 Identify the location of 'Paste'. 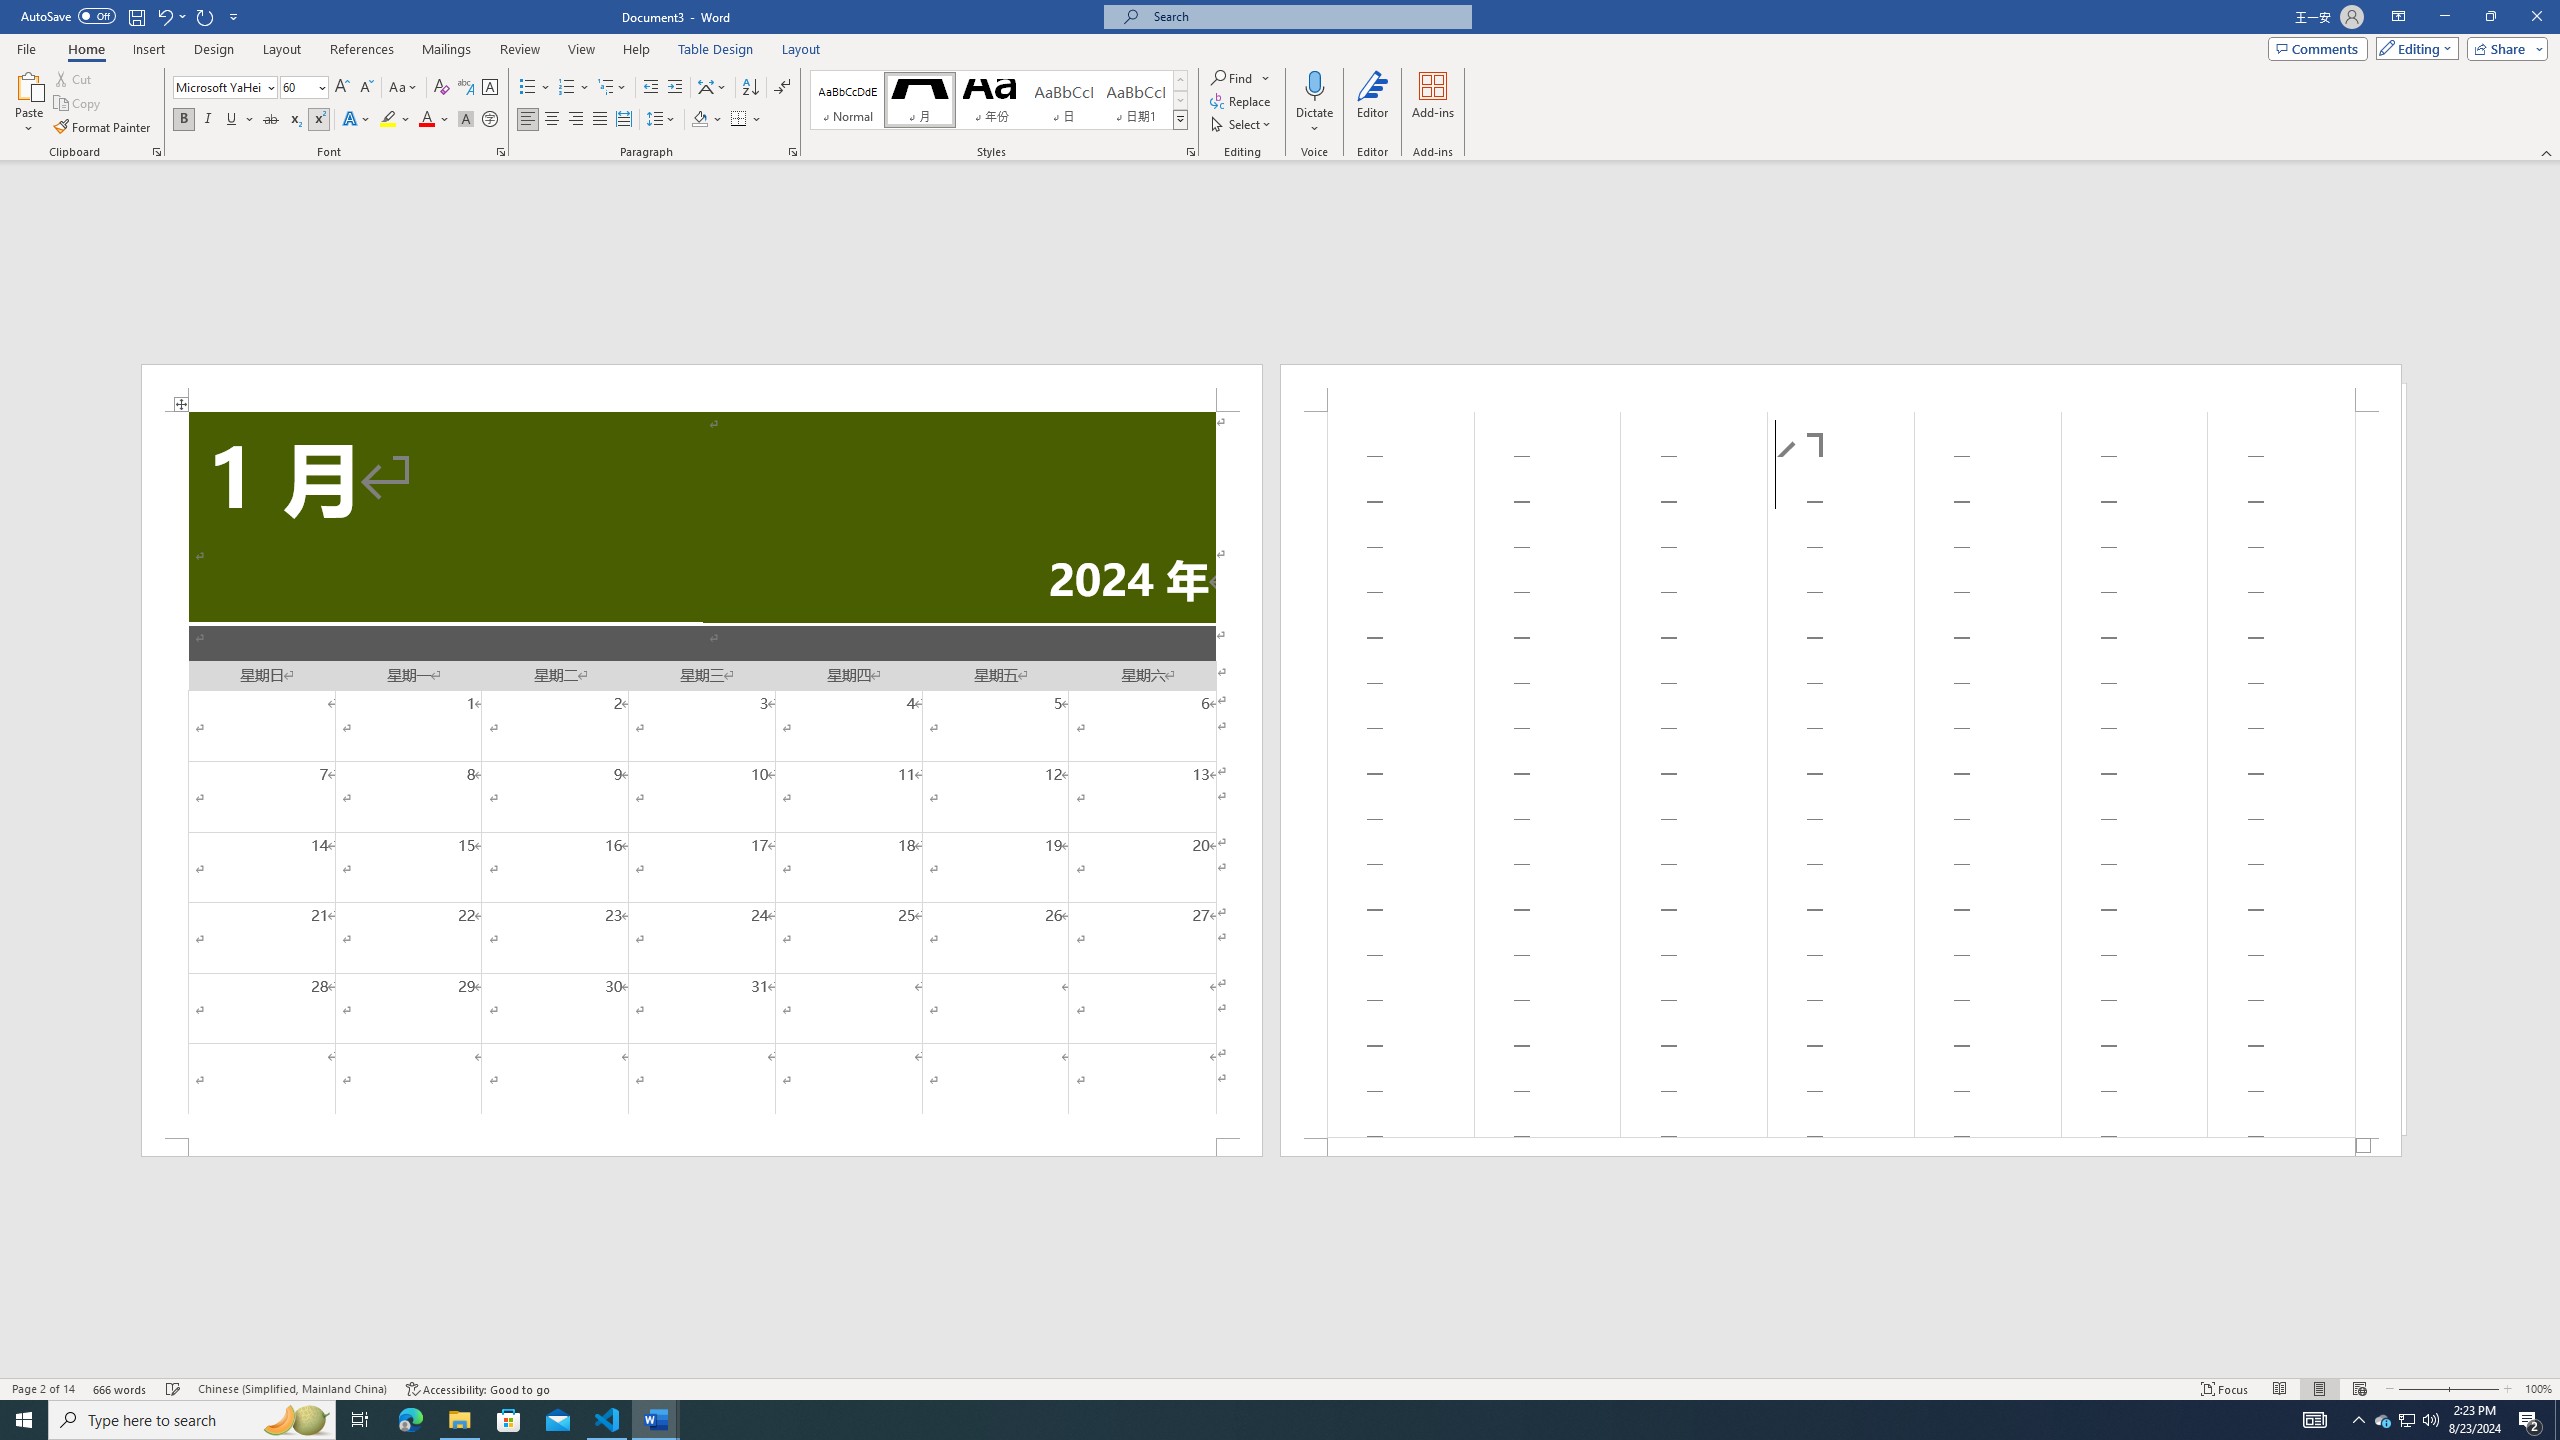
(28, 84).